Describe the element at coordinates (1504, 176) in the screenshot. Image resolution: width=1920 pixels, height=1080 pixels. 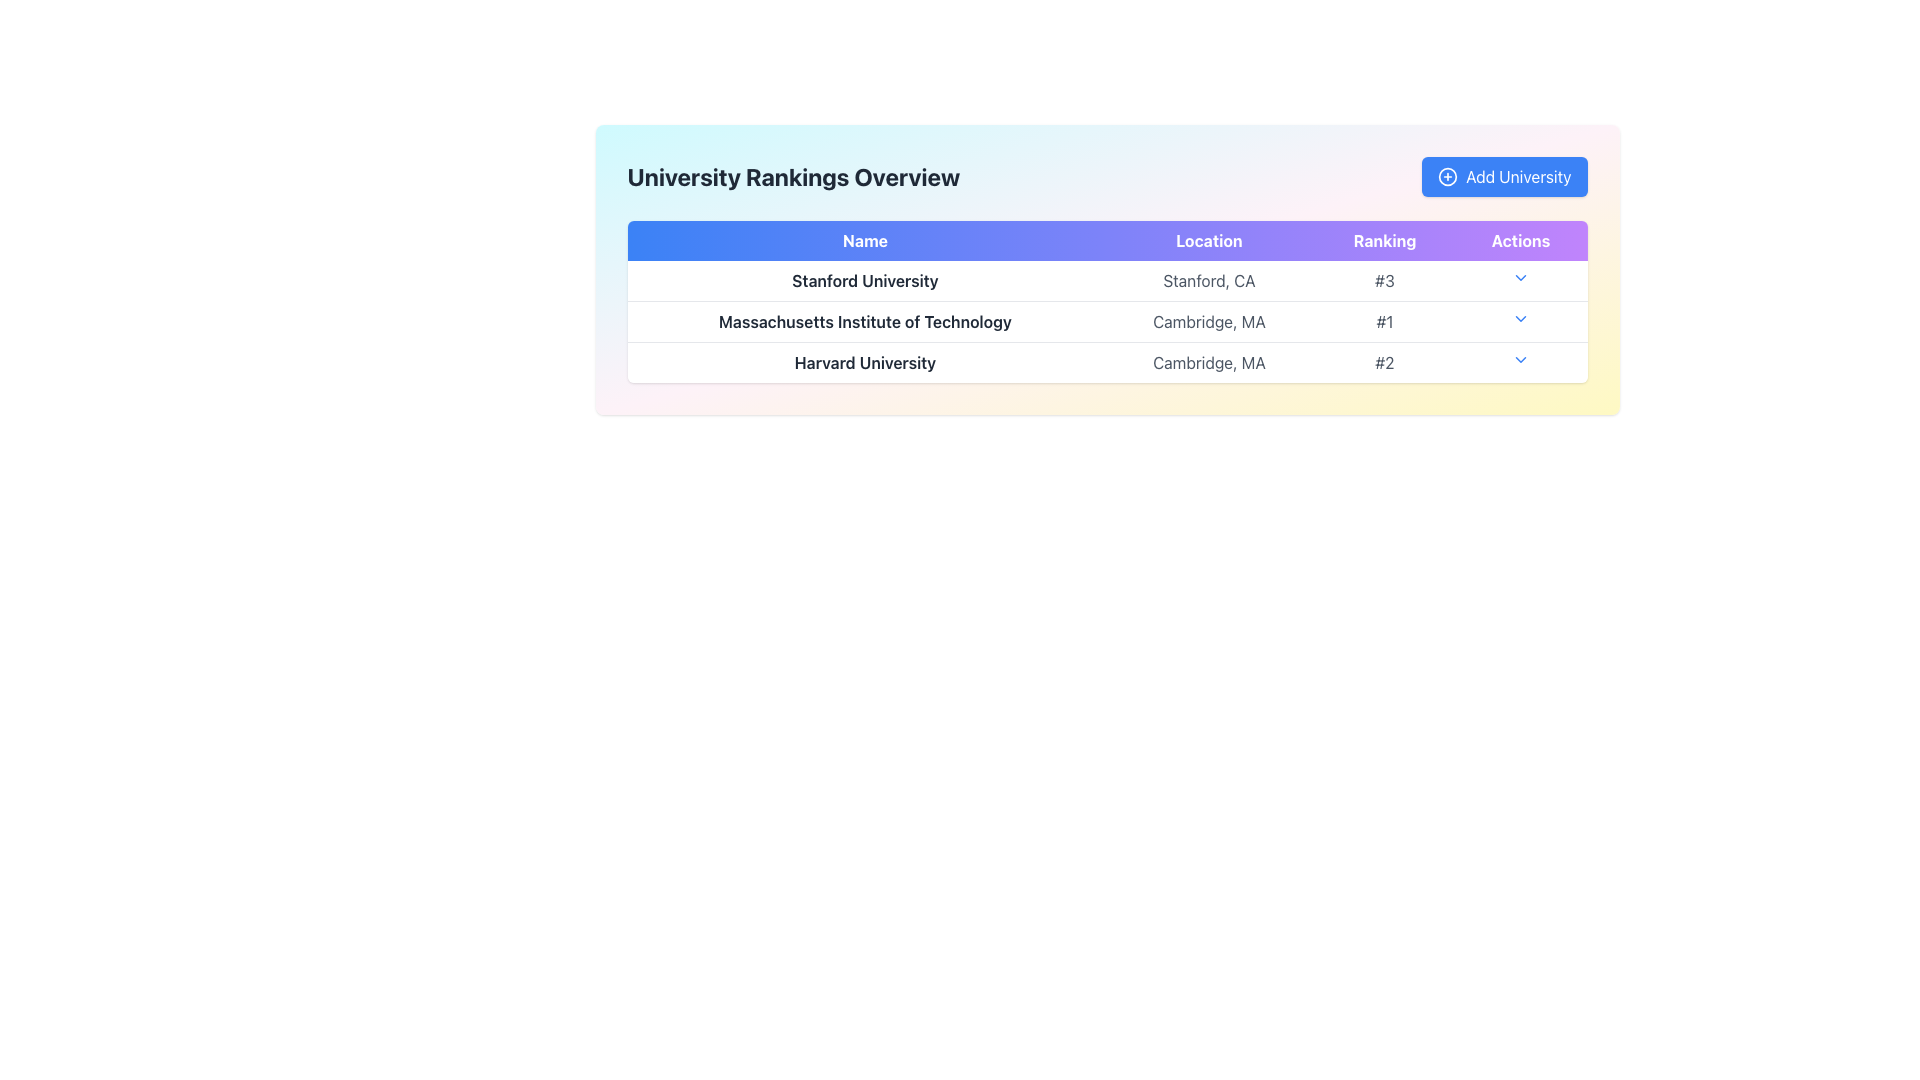
I see `the 'Add University' button with a blue background and white text to change its color to darker blue` at that location.